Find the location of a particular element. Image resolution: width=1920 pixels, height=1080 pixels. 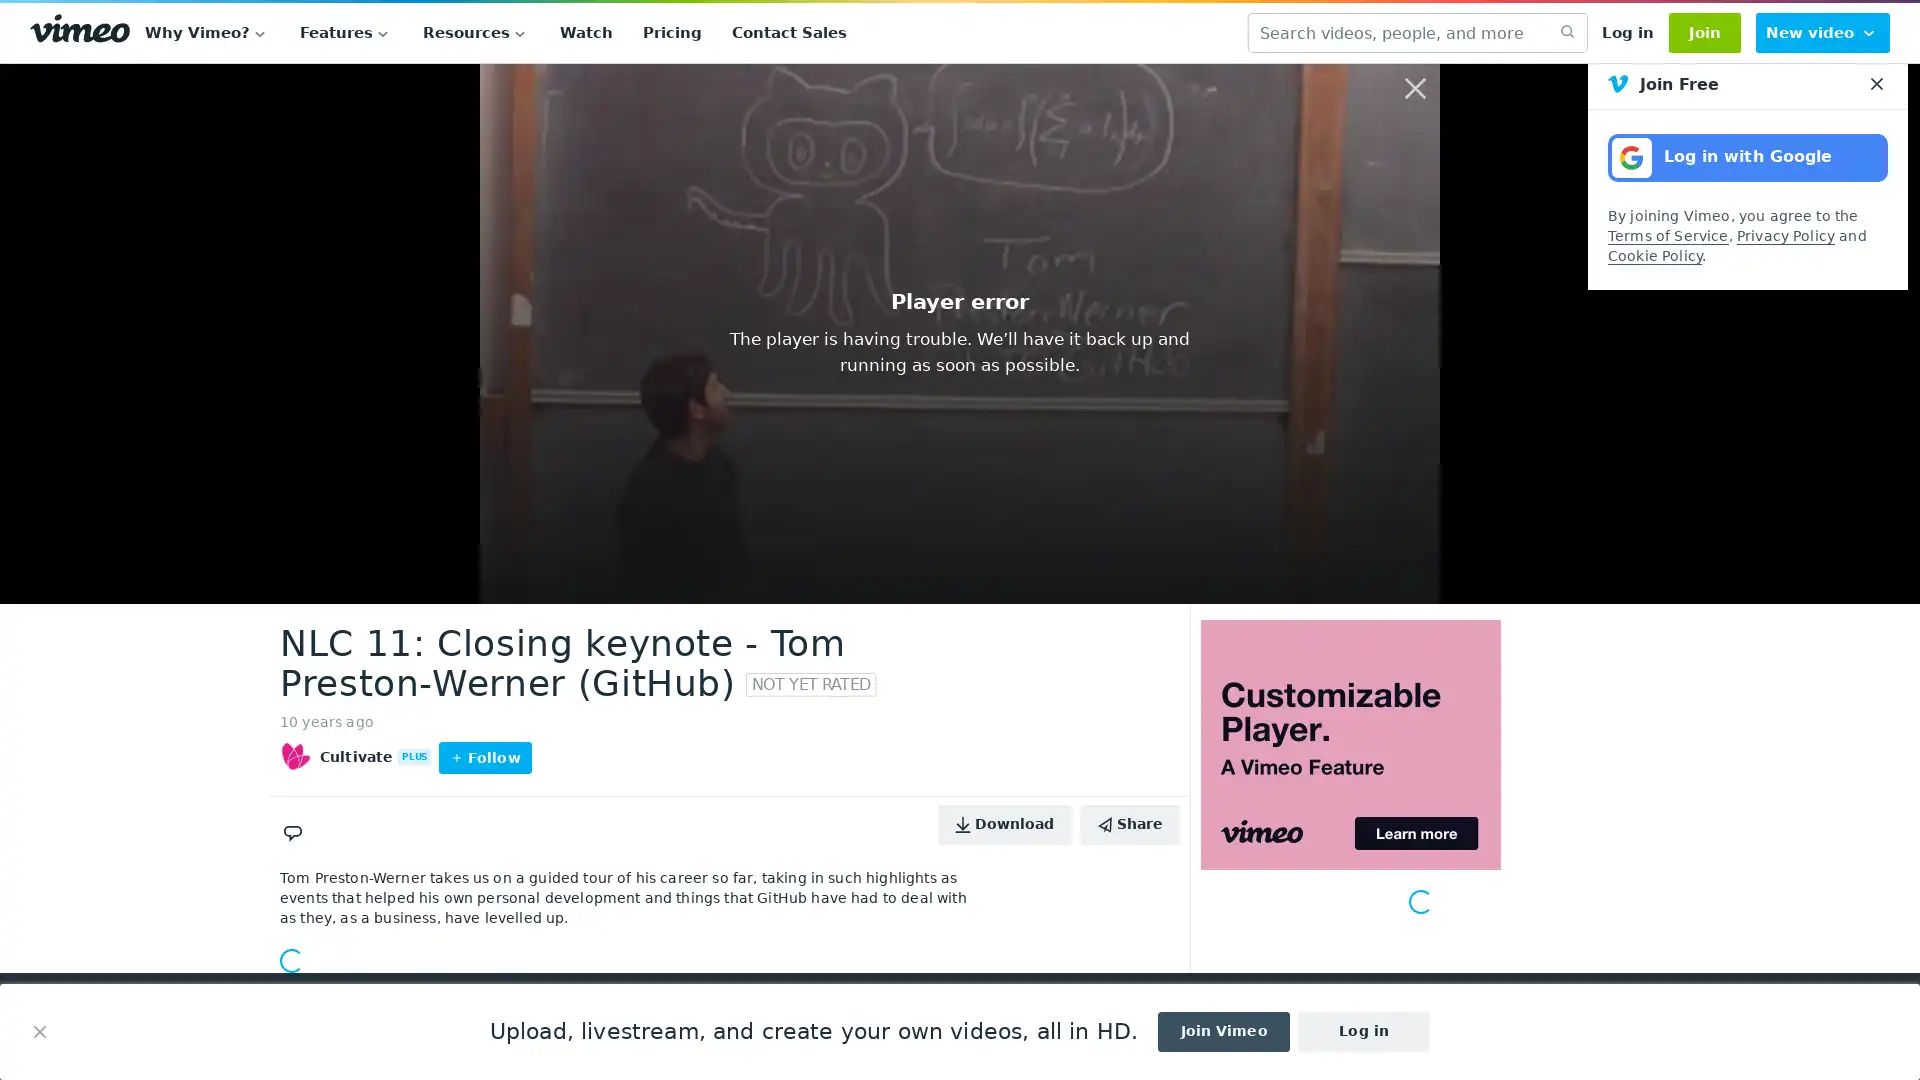

Log in with Google is located at coordinates (1746, 157).